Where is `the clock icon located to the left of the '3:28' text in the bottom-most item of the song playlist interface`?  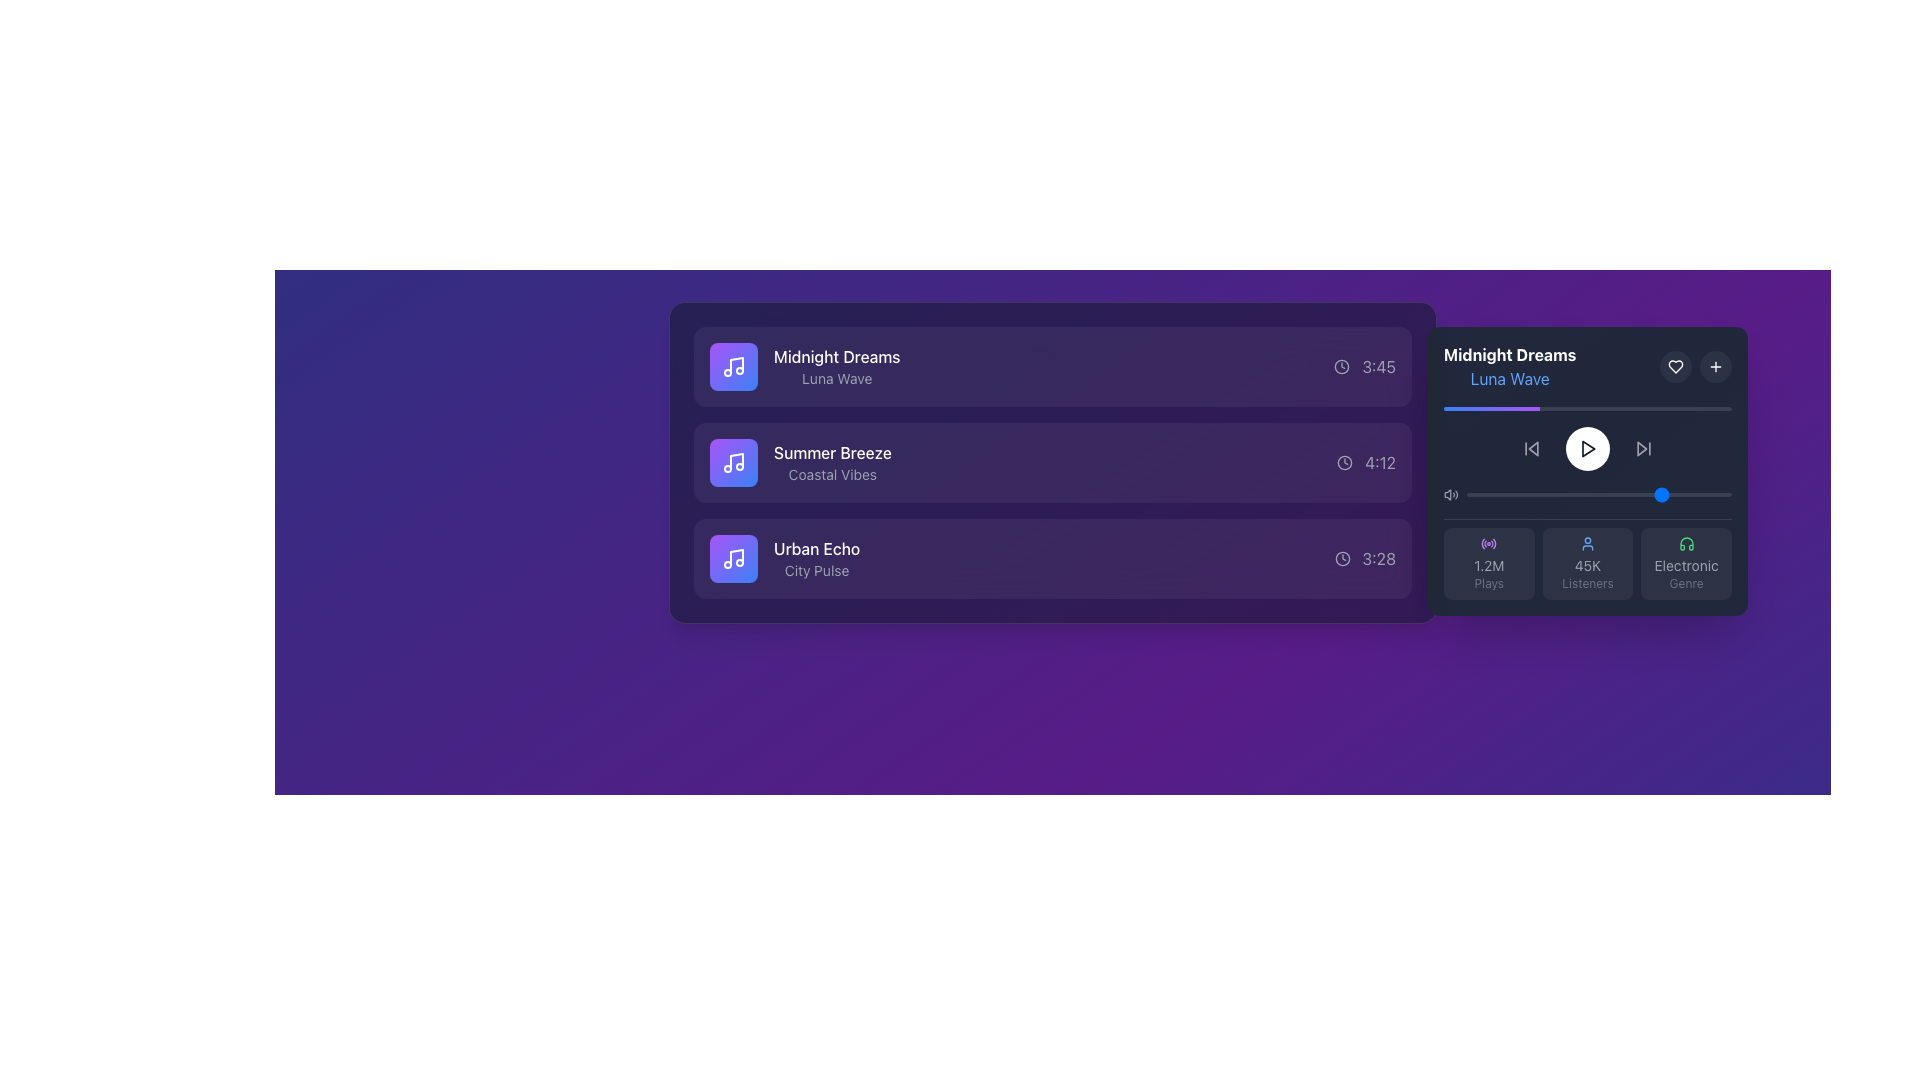 the clock icon located to the left of the '3:28' text in the bottom-most item of the song playlist interface is located at coordinates (1342, 559).